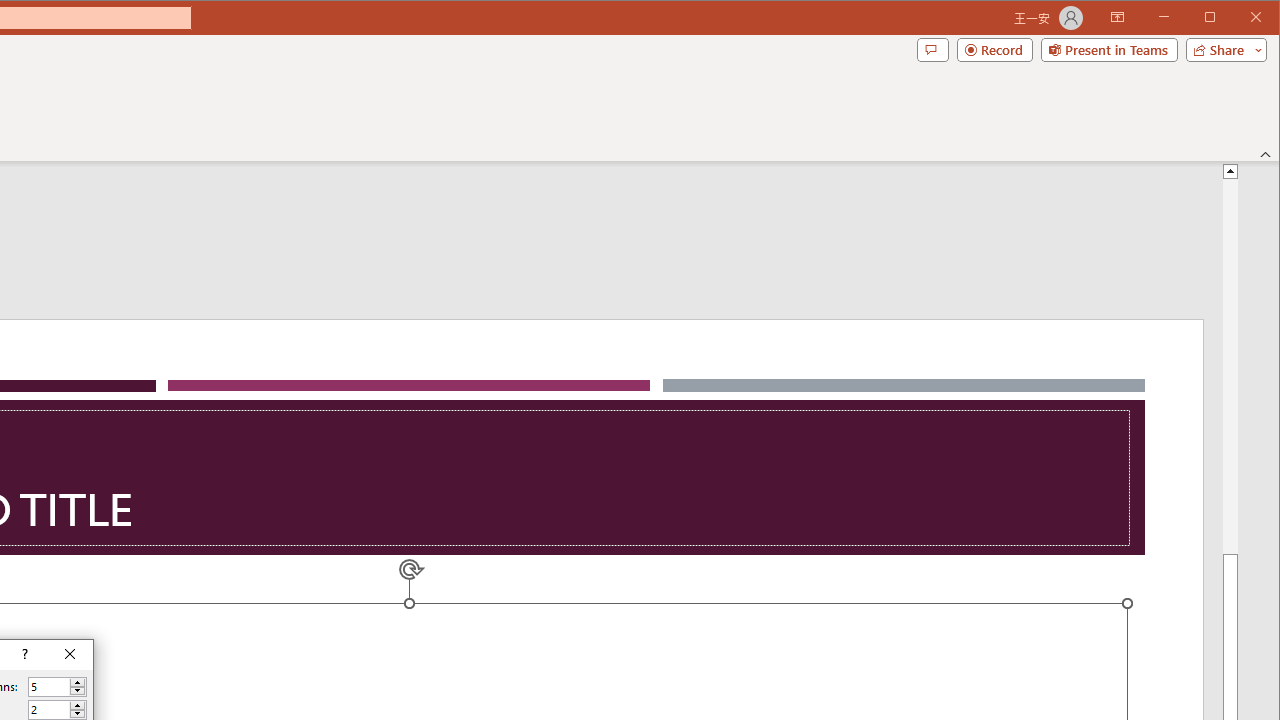 The width and height of the screenshot is (1280, 720). Describe the element at coordinates (49, 686) in the screenshot. I see `'Number of columns'` at that location.